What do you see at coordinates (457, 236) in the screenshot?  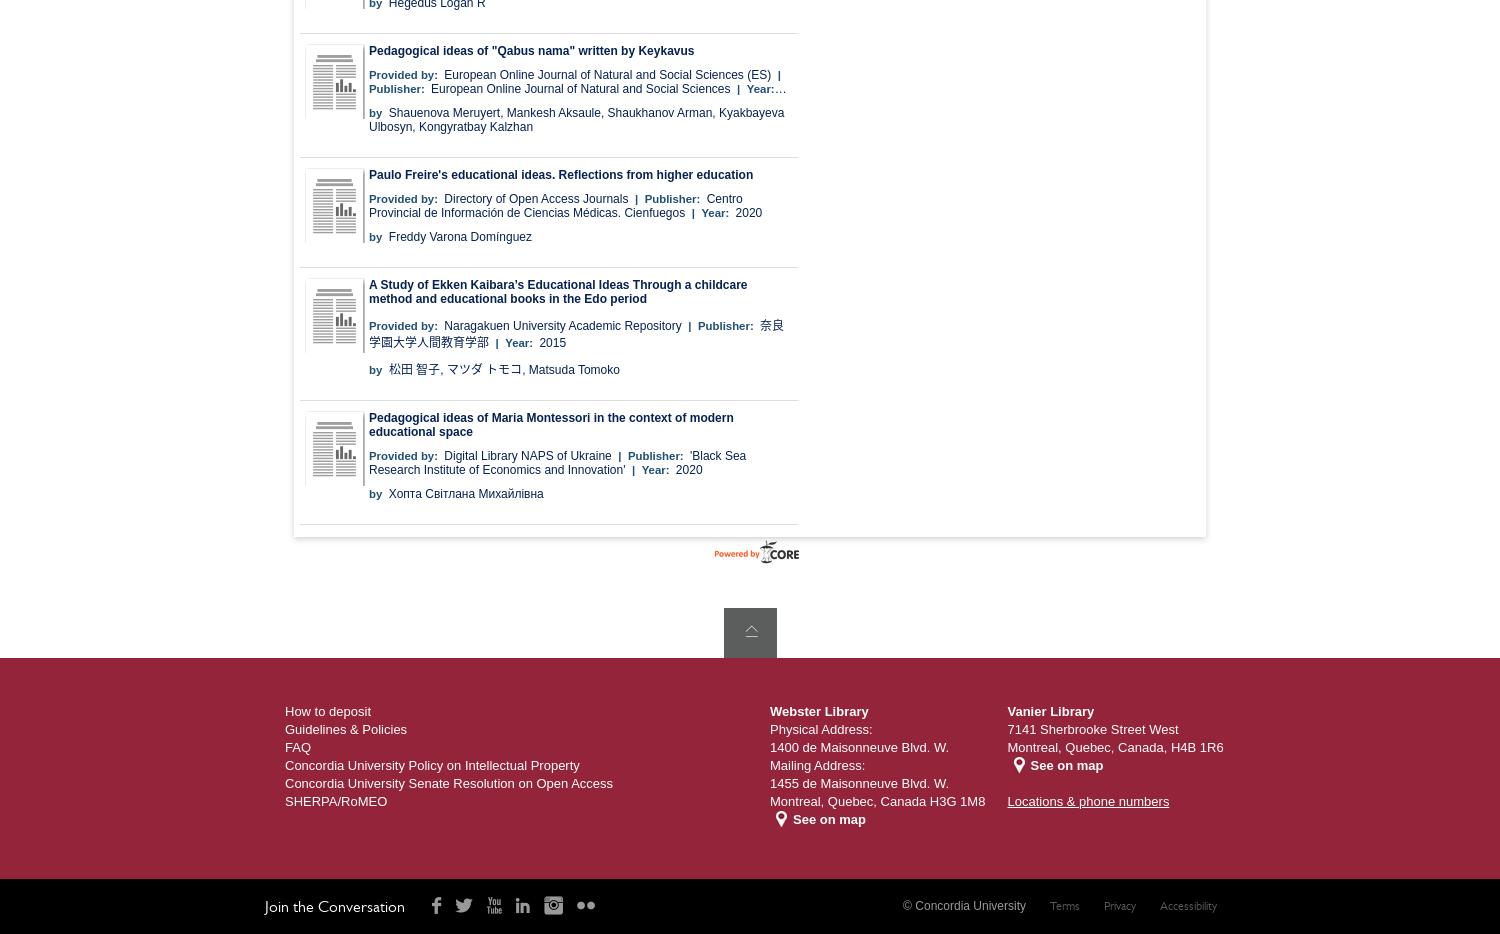 I see `'Freddy Varona Domínguez'` at bounding box center [457, 236].